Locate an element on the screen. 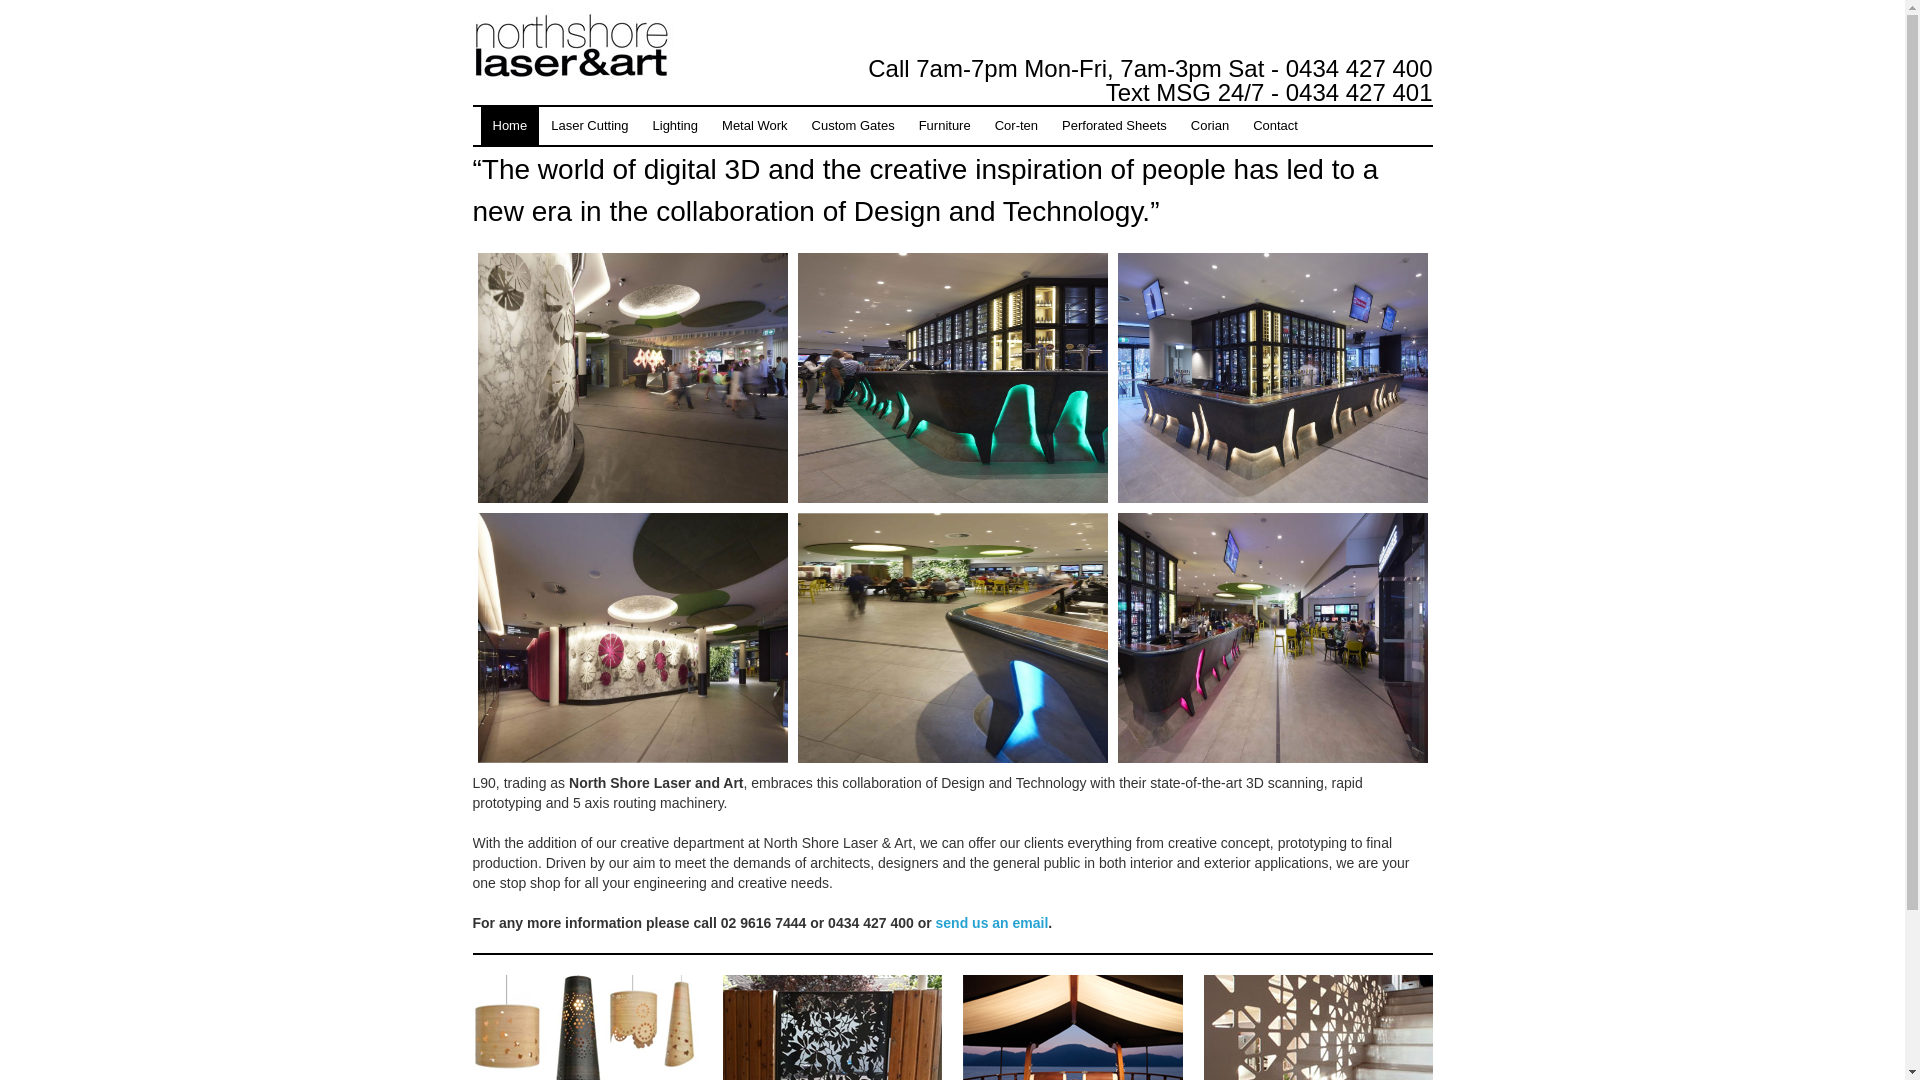  'Custom Gates' is located at coordinates (853, 126).